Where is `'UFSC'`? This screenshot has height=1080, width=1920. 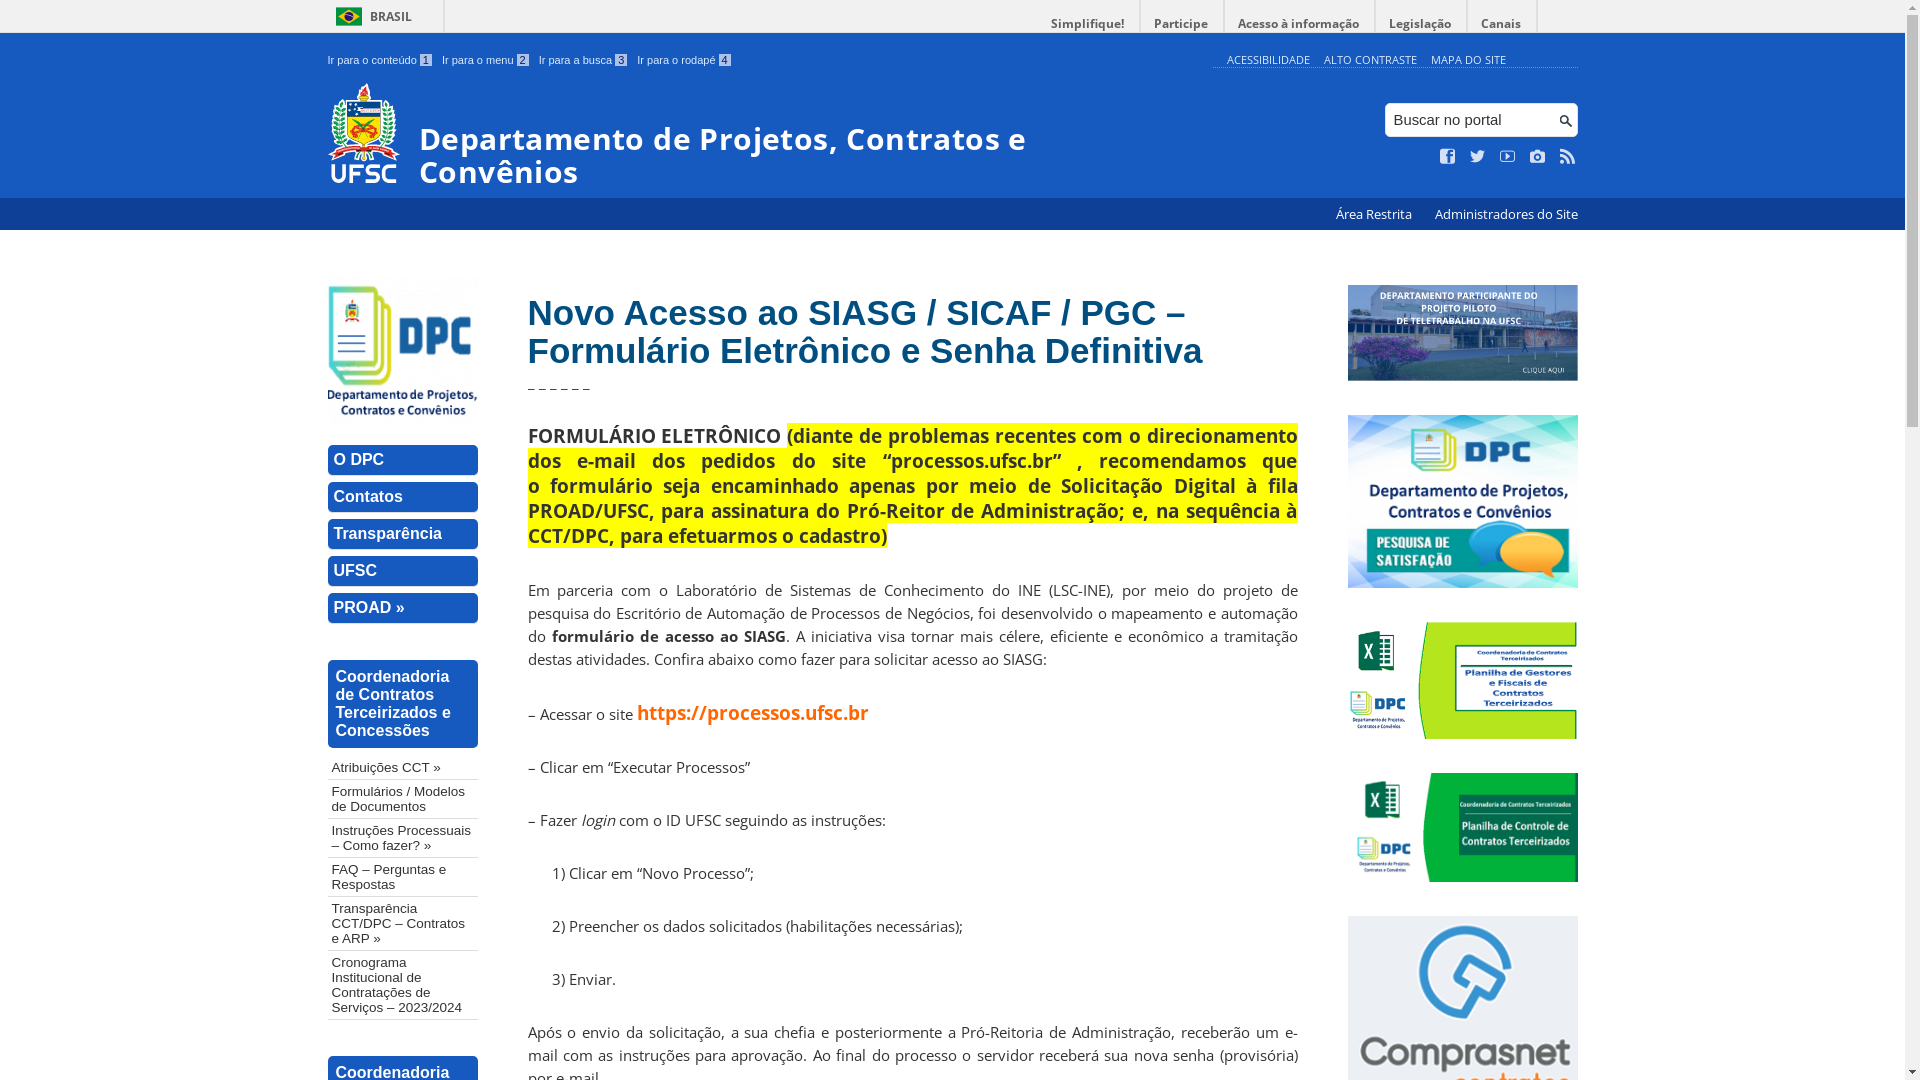 'UFSC' is located at coordinates (402, 571).